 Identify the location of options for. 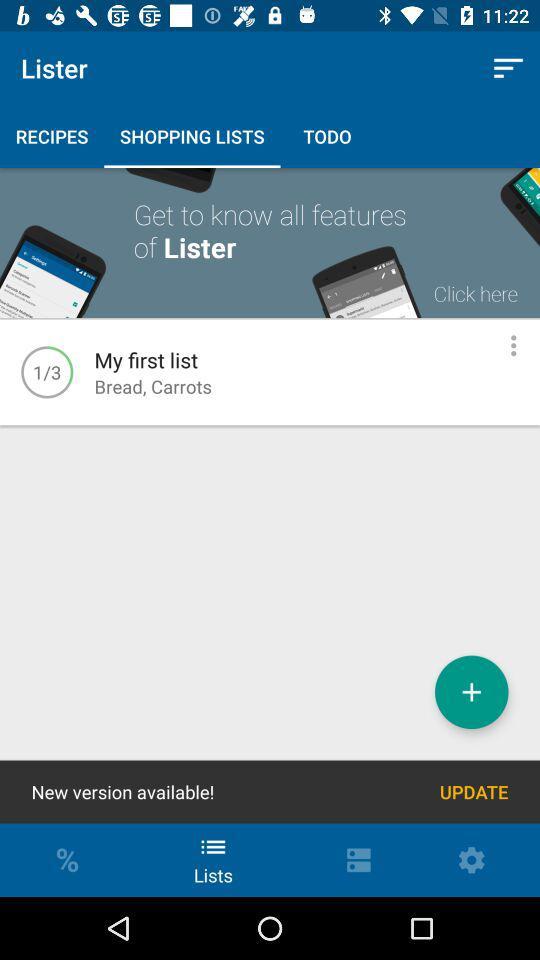
(513, 345).